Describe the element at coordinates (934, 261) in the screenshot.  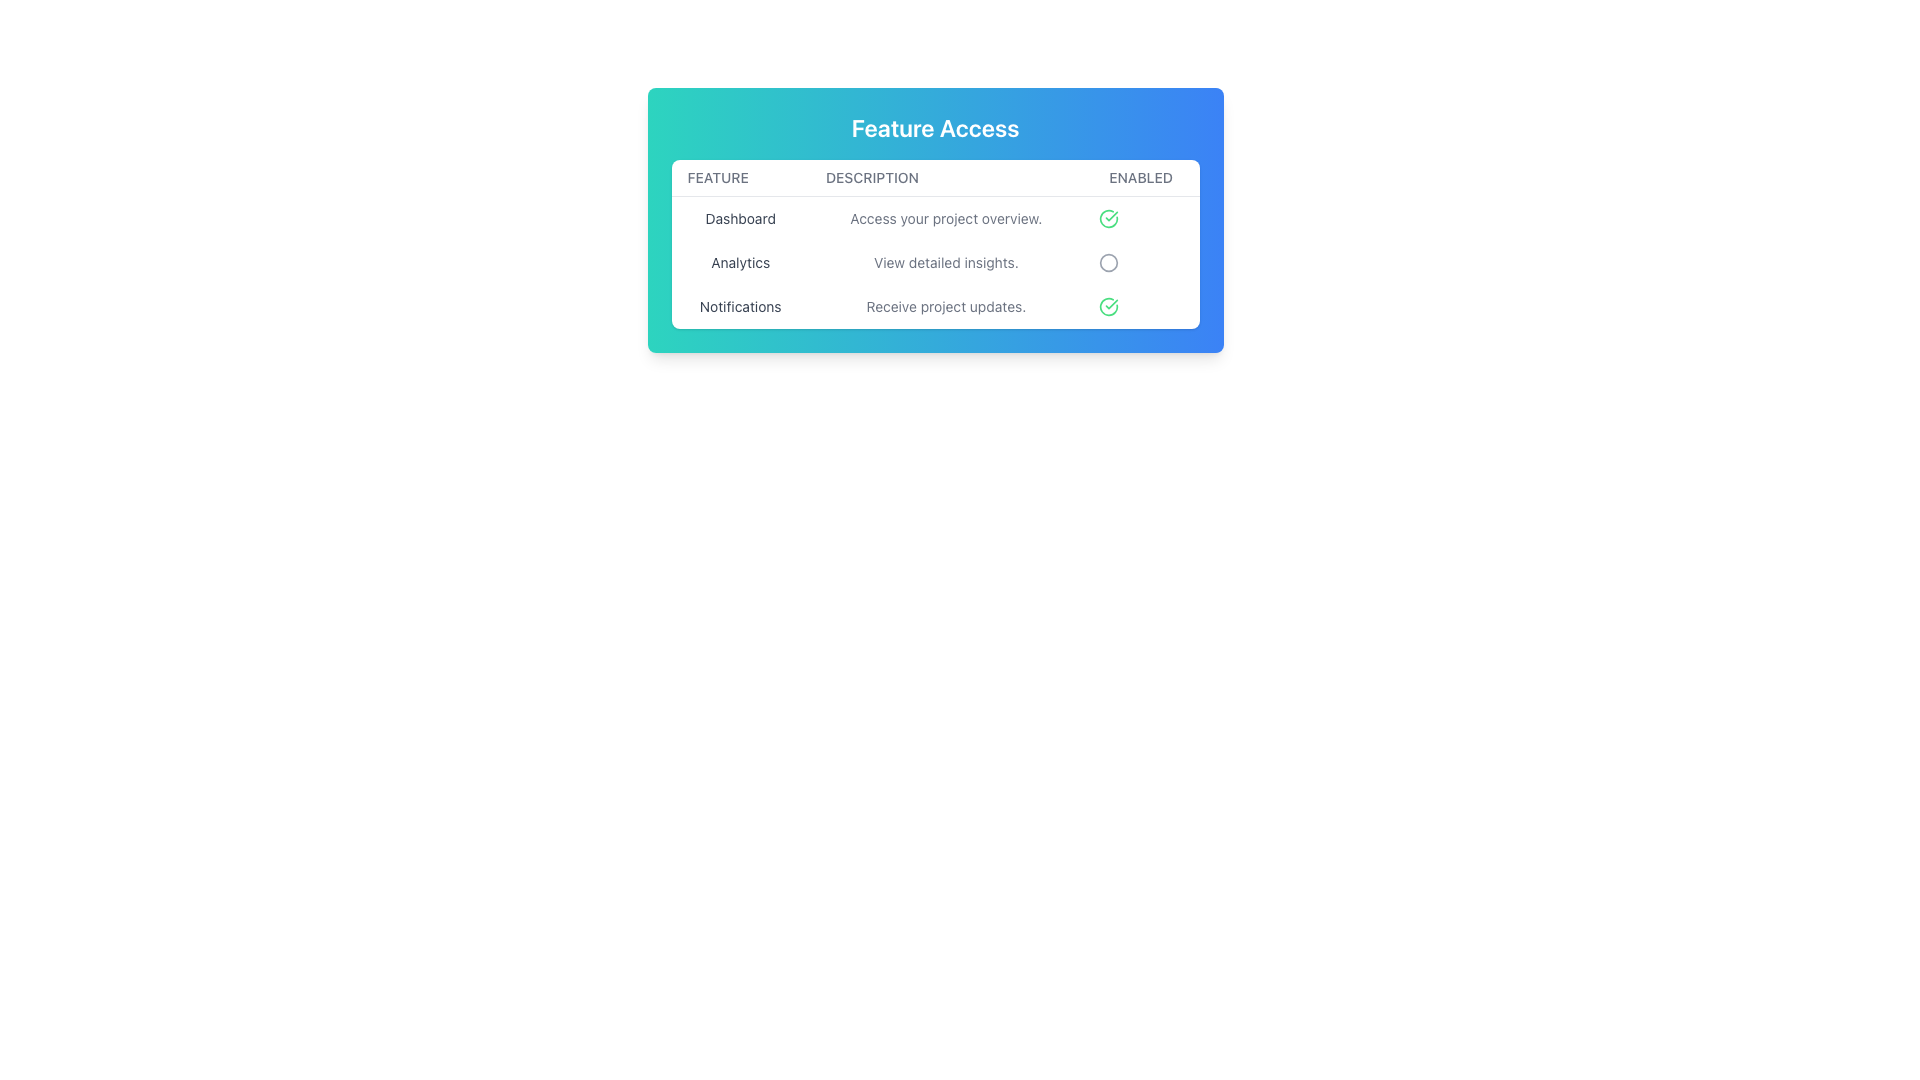
I see `textual information from the middle row of the 'Feature Access' table that provides insights about the 'Analytics' feature and its status` at that location.